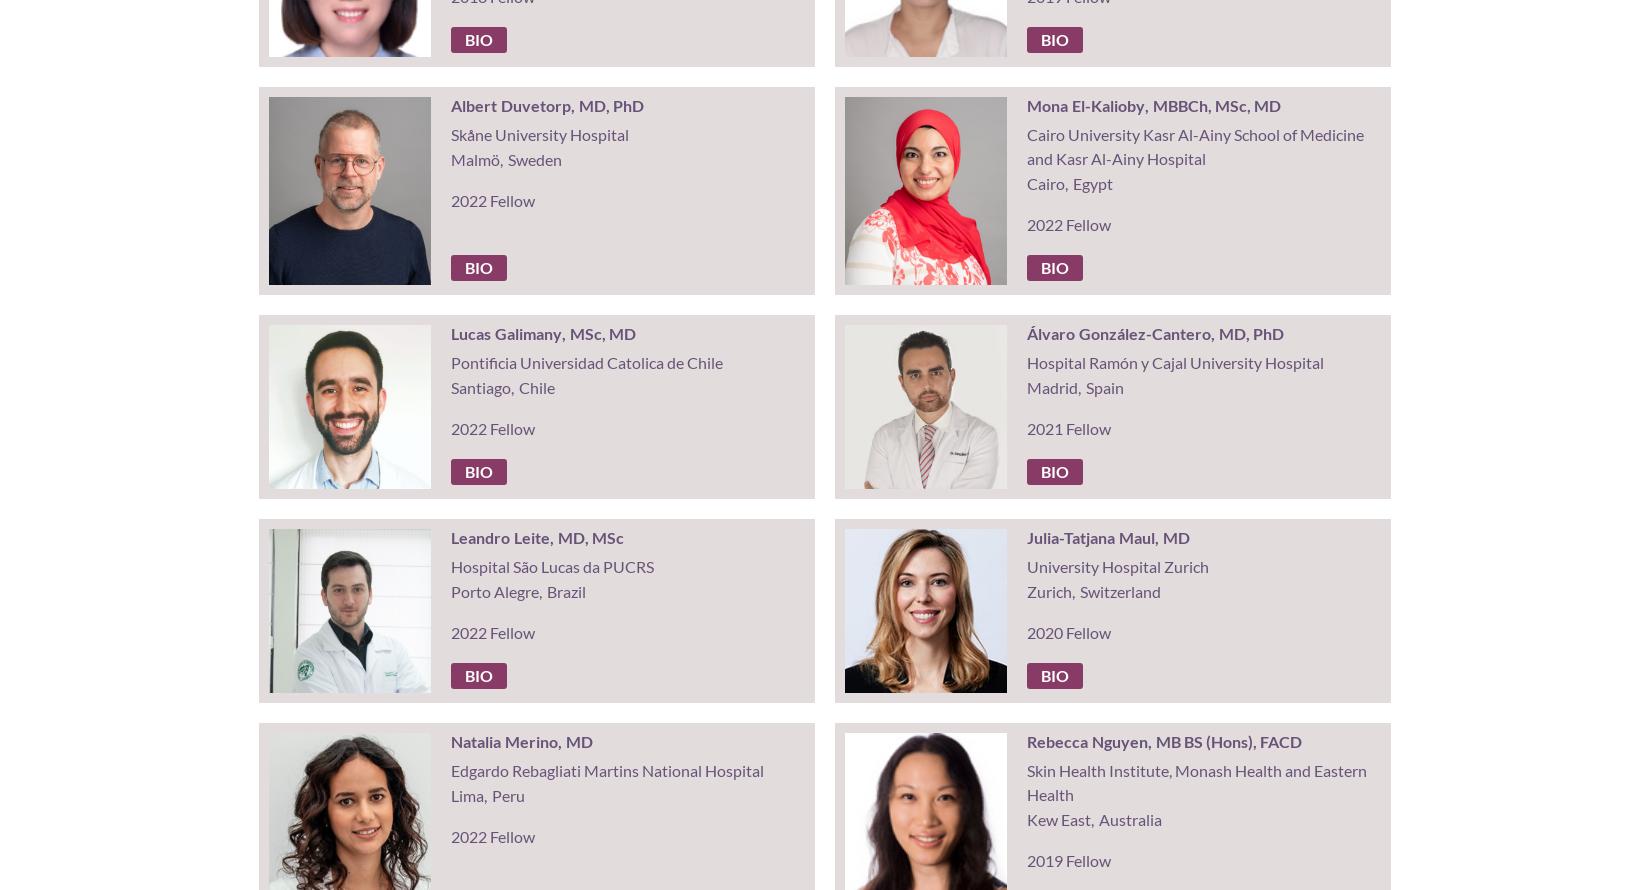 This screenshot has width=1650, height=890. Describe the element at coordinates (448, 104) in the screenshot. I see `'Albert'` at that location.